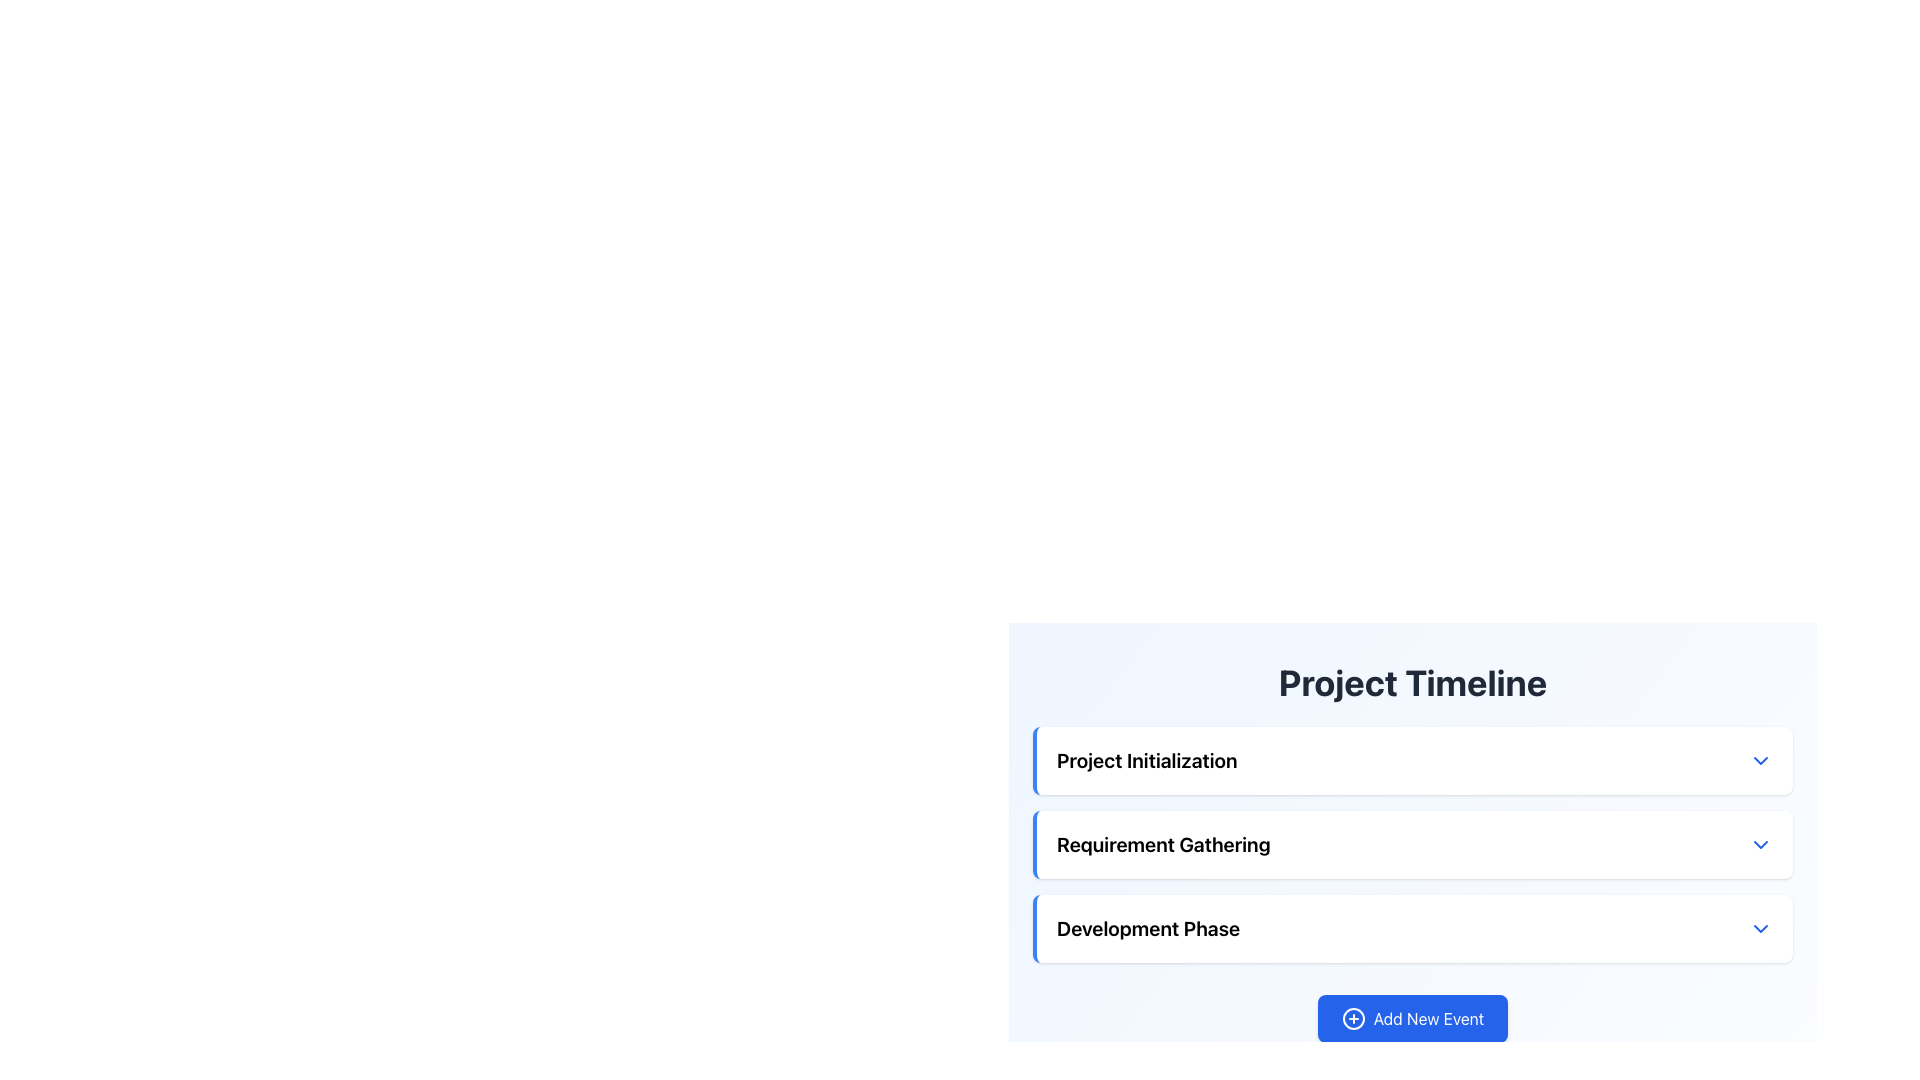  I want to click on the text label that reads 'Requirement Gathering', which is styled in bold and positioned between 'Project Initialization' and 'Development Phase' in the 'Project Timeline' interface, so click(1163, 844).